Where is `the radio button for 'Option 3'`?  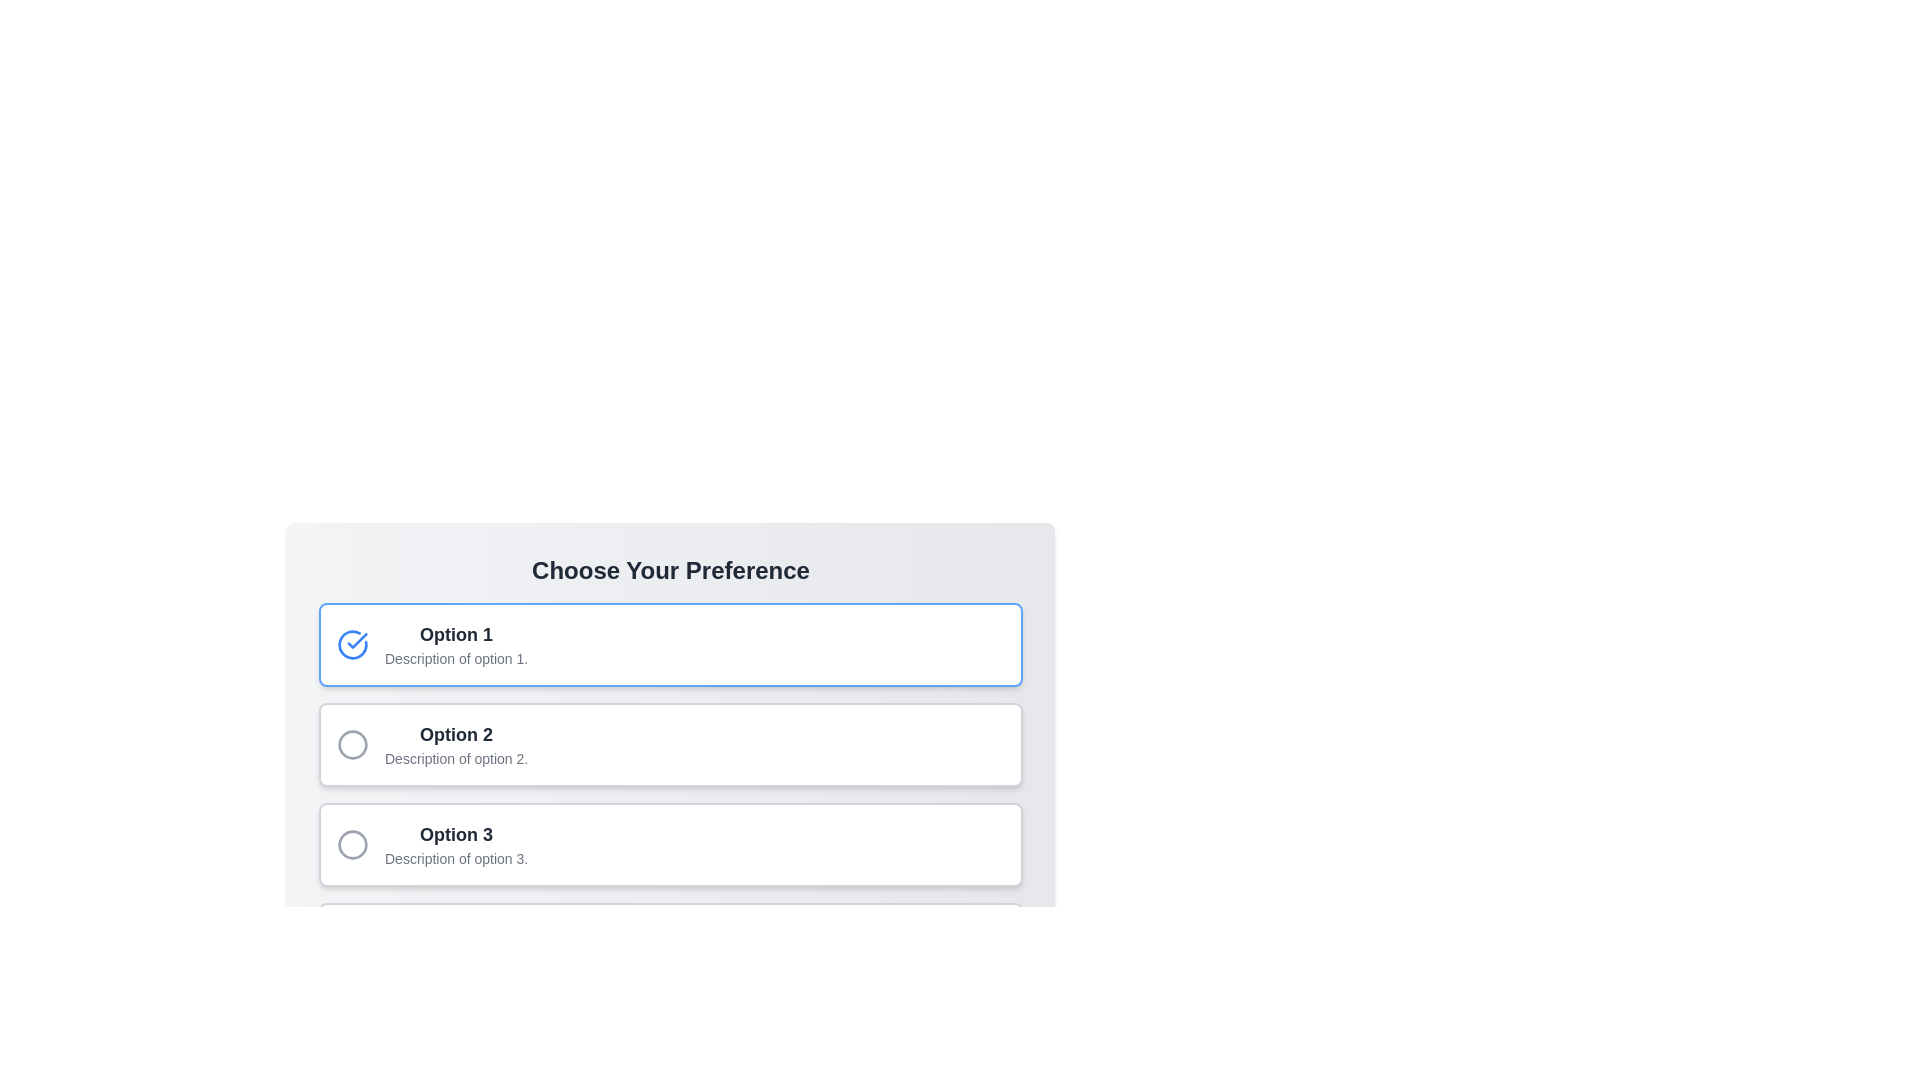
the radio button for 'Option 3' is located at coordinates (353, 844).